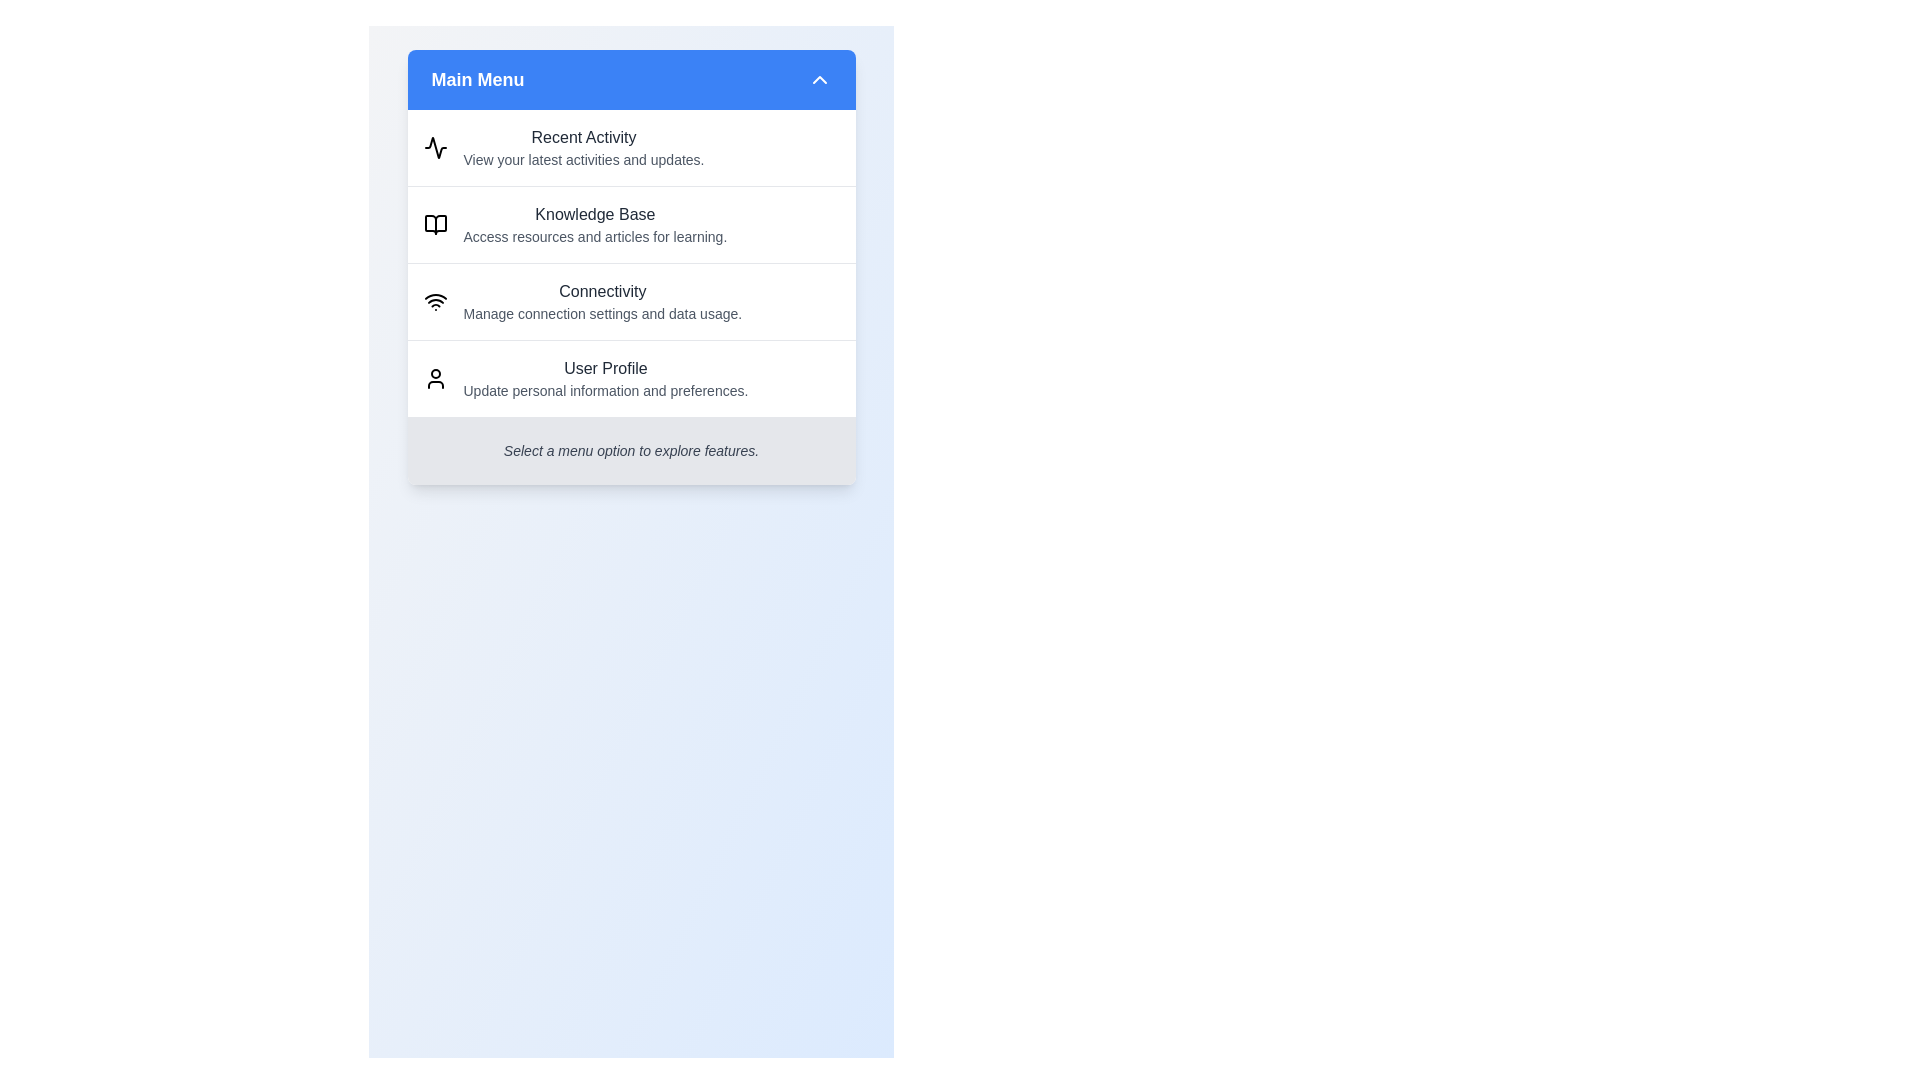 The width and height of the screenshot is (1920, 1080). What do you see at coordinates (630, 79) in the screenshot?
I see `the toggle menu button to change the menu visibility` at bounding box center [630, 79].